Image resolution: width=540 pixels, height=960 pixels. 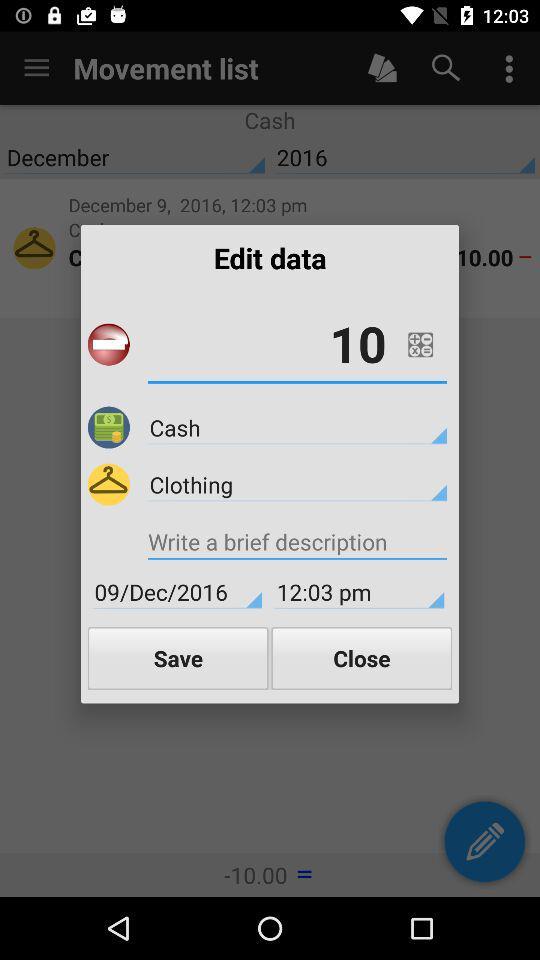 What do you see at coordinates (178, 657) in the screenshot?
I see `the icon to the left of close item` at bounding box center [178, 657].